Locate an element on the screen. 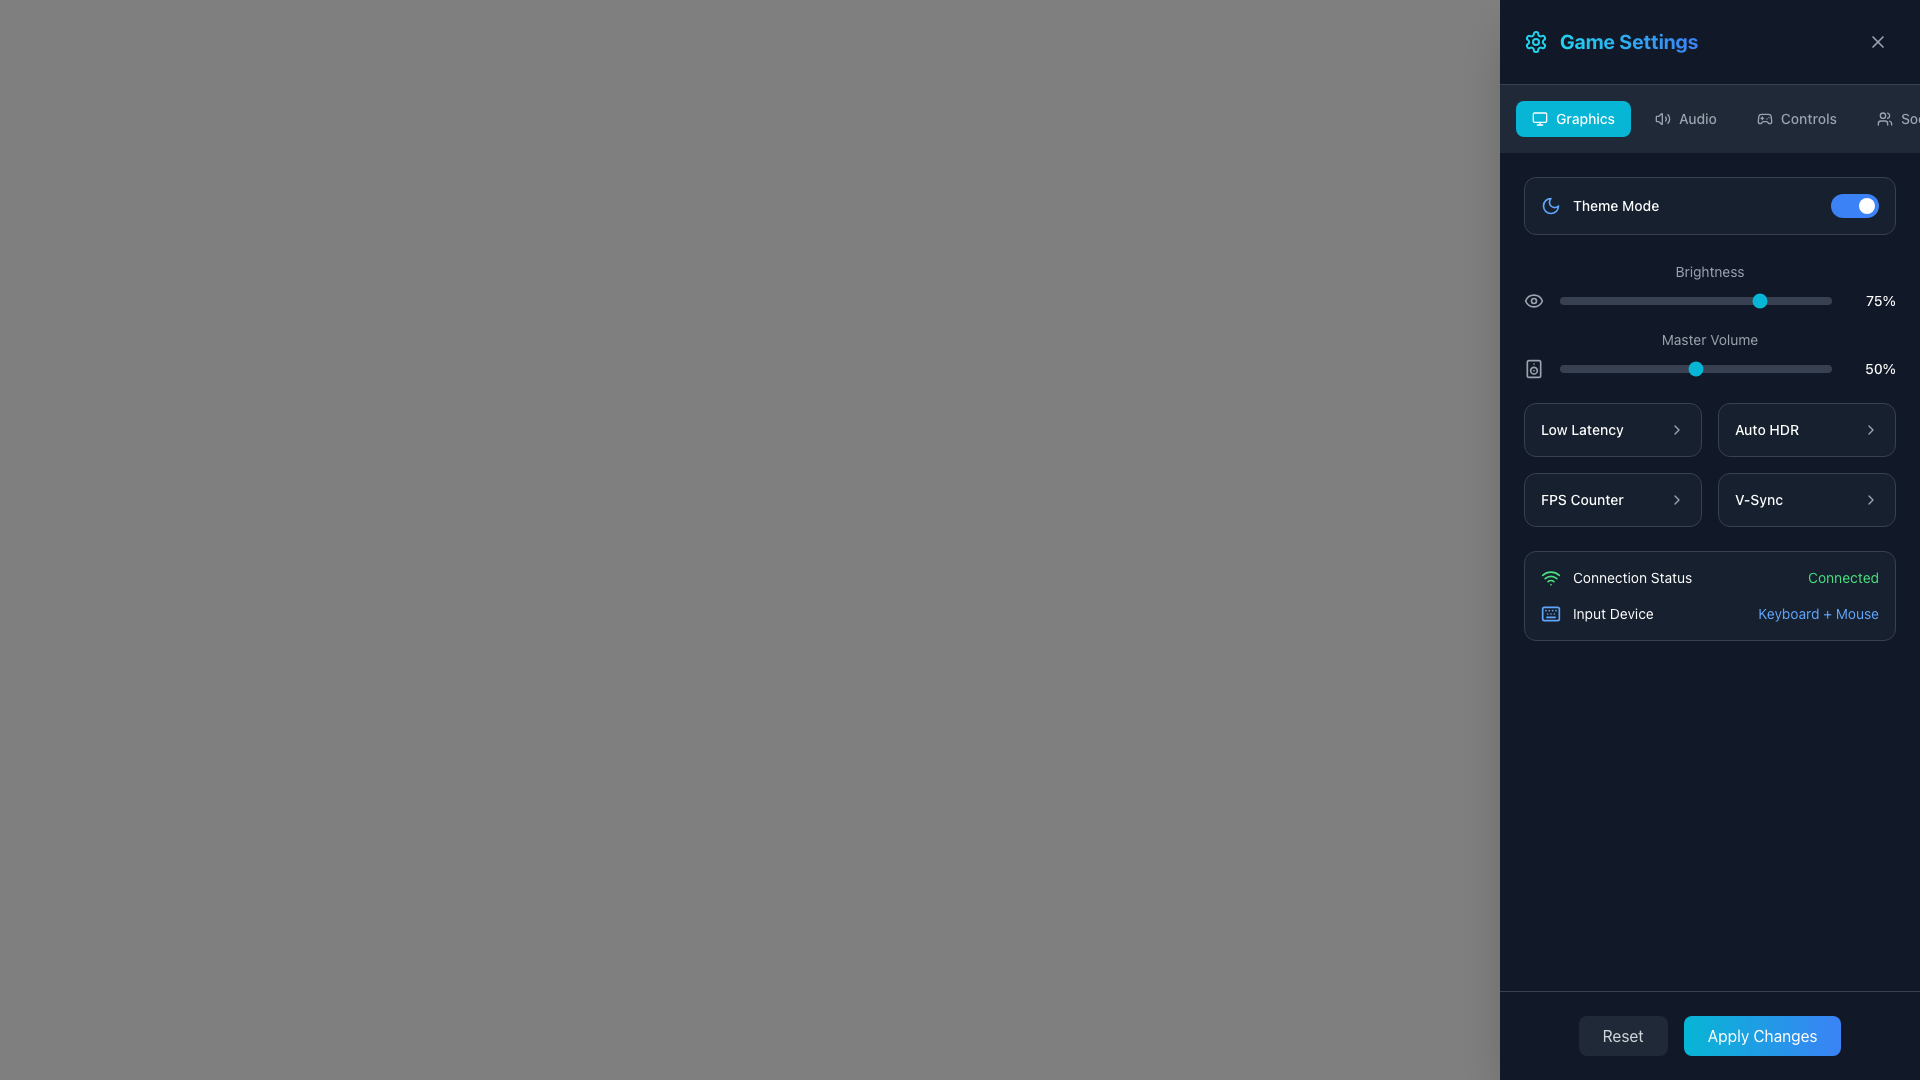 The image size is (1920, 1080). the Master Volume is located at coordinates (1741, 369).